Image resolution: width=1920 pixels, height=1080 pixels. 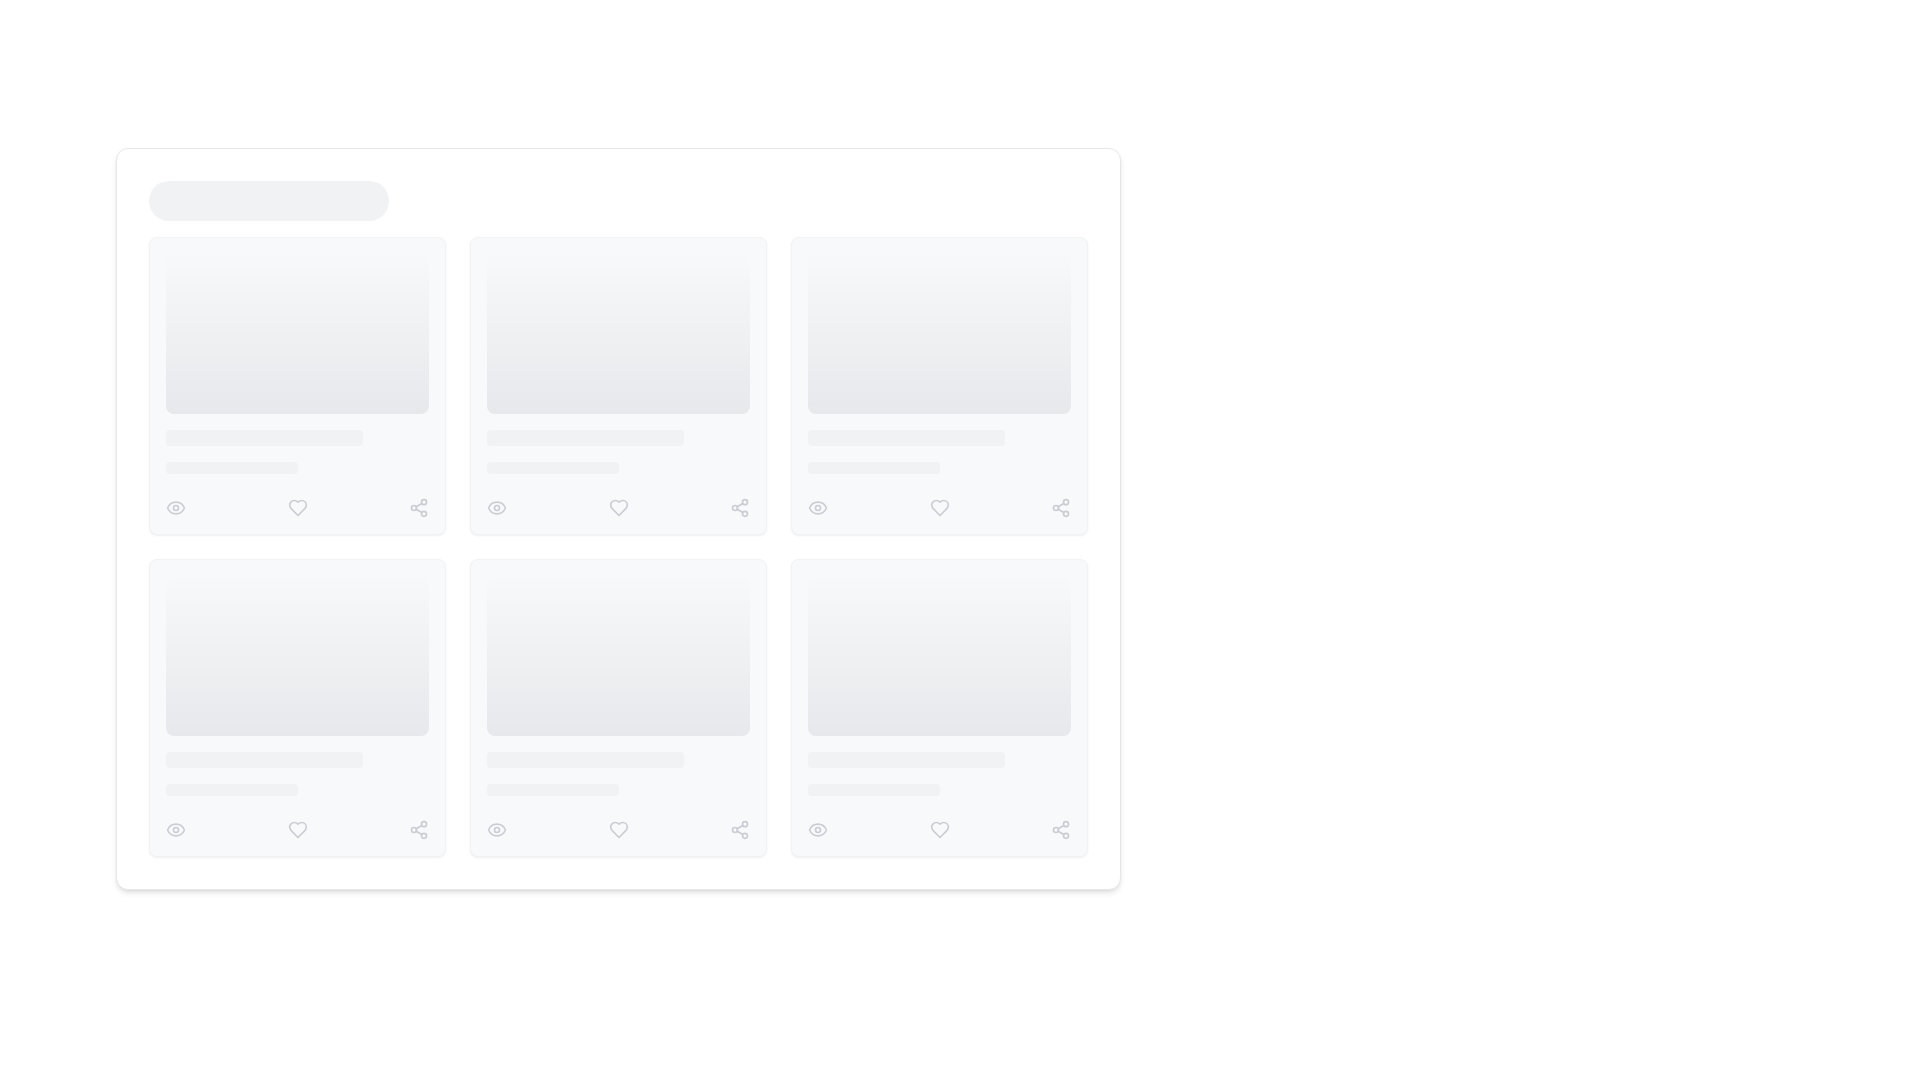 I want to click on the visibility icon located at the bottom left corner of the card layout, which is the leftmost icon in a row of icons including a heart and sharing icon, so click(x=176, y=829).